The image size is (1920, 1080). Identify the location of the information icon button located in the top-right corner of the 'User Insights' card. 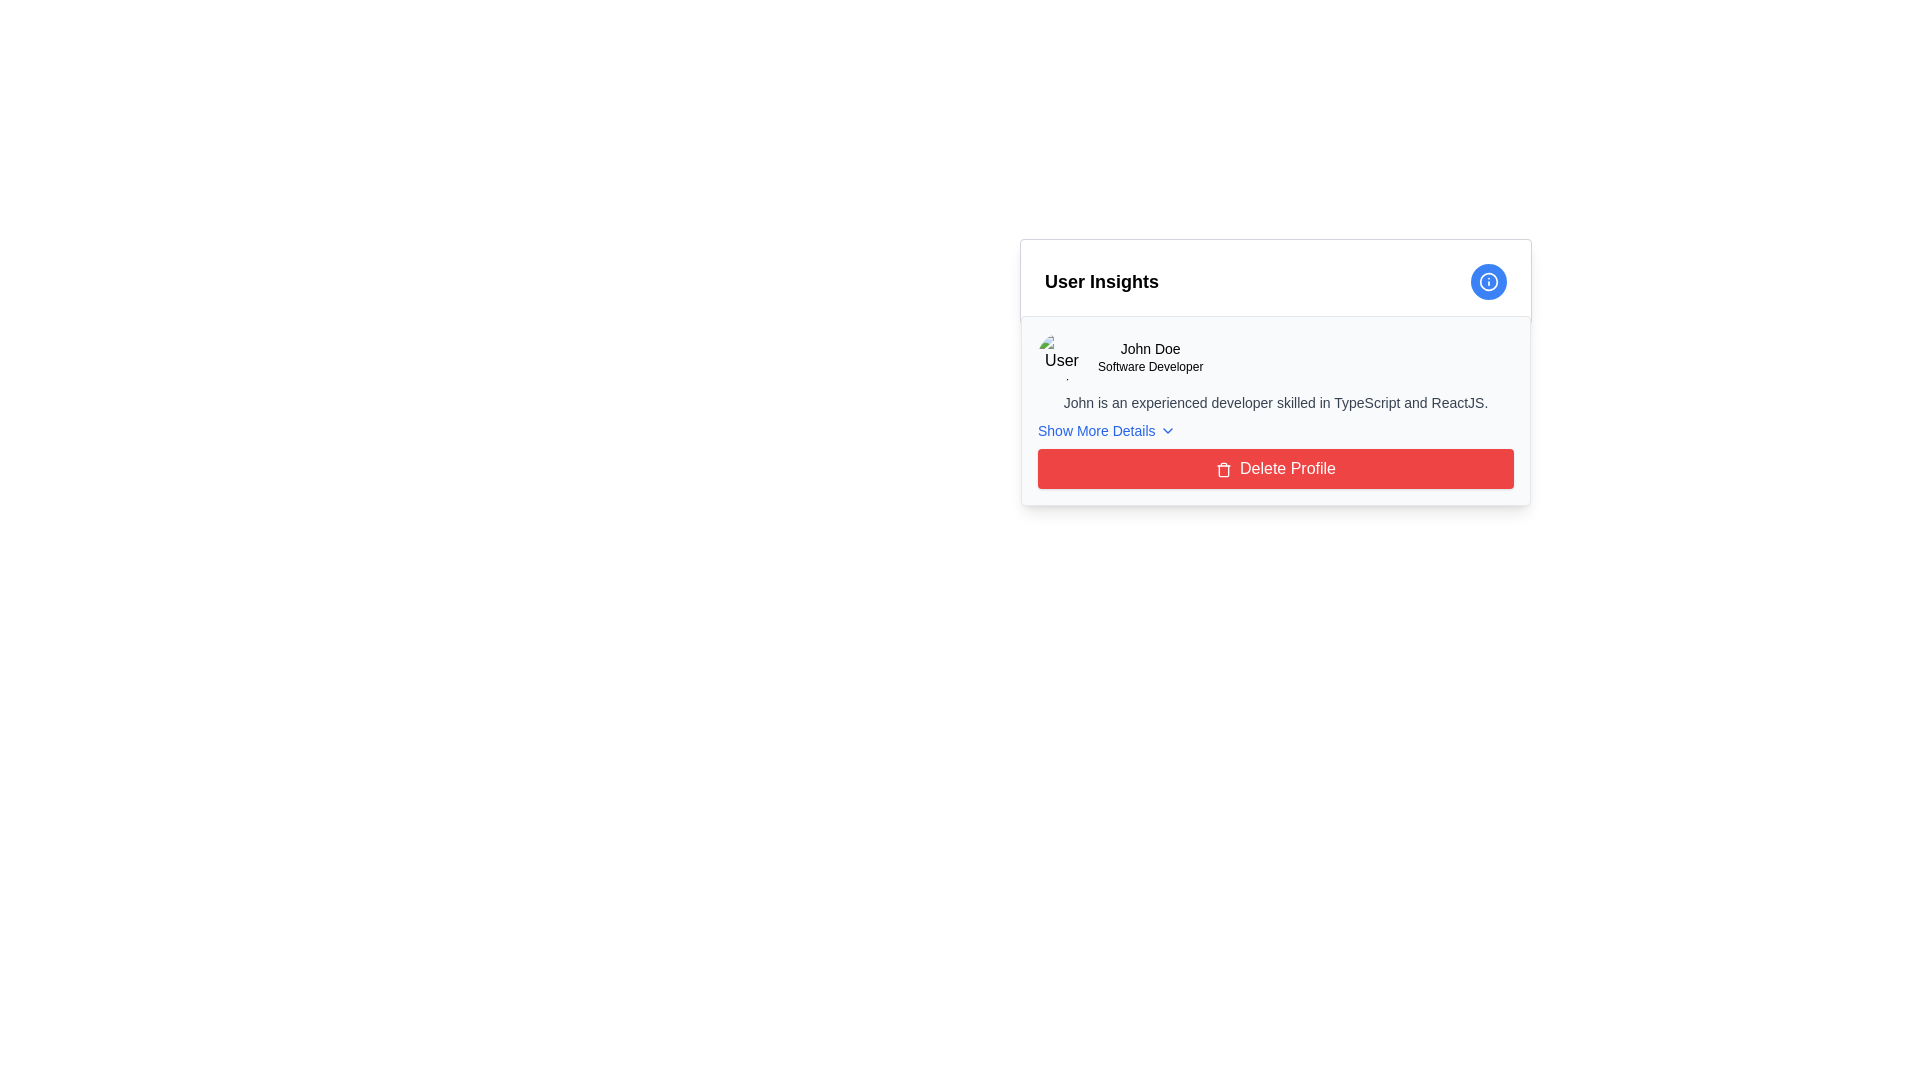
(1488, 281).